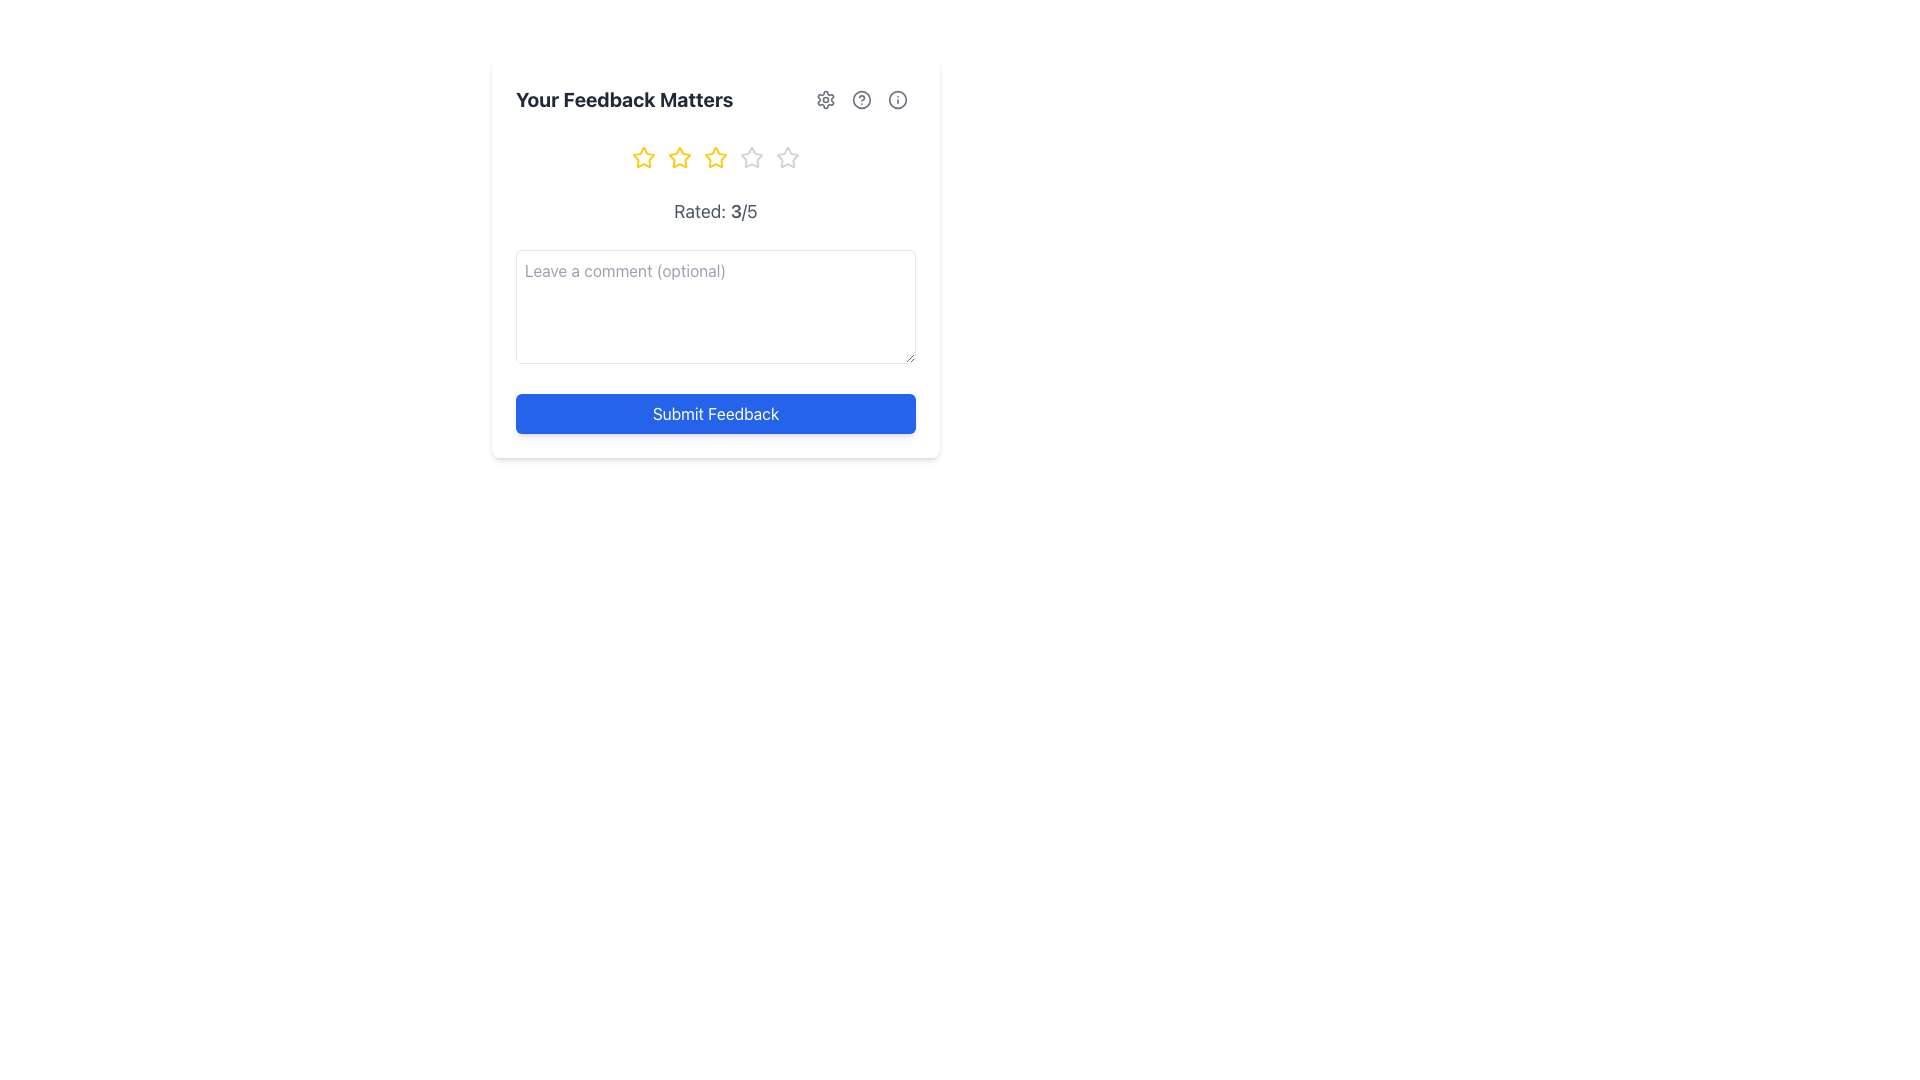  What do you see at coordinates (751, 157) in the screenshot?
I see `the fourth star-shaped icon` at bounding box center [751, 157].